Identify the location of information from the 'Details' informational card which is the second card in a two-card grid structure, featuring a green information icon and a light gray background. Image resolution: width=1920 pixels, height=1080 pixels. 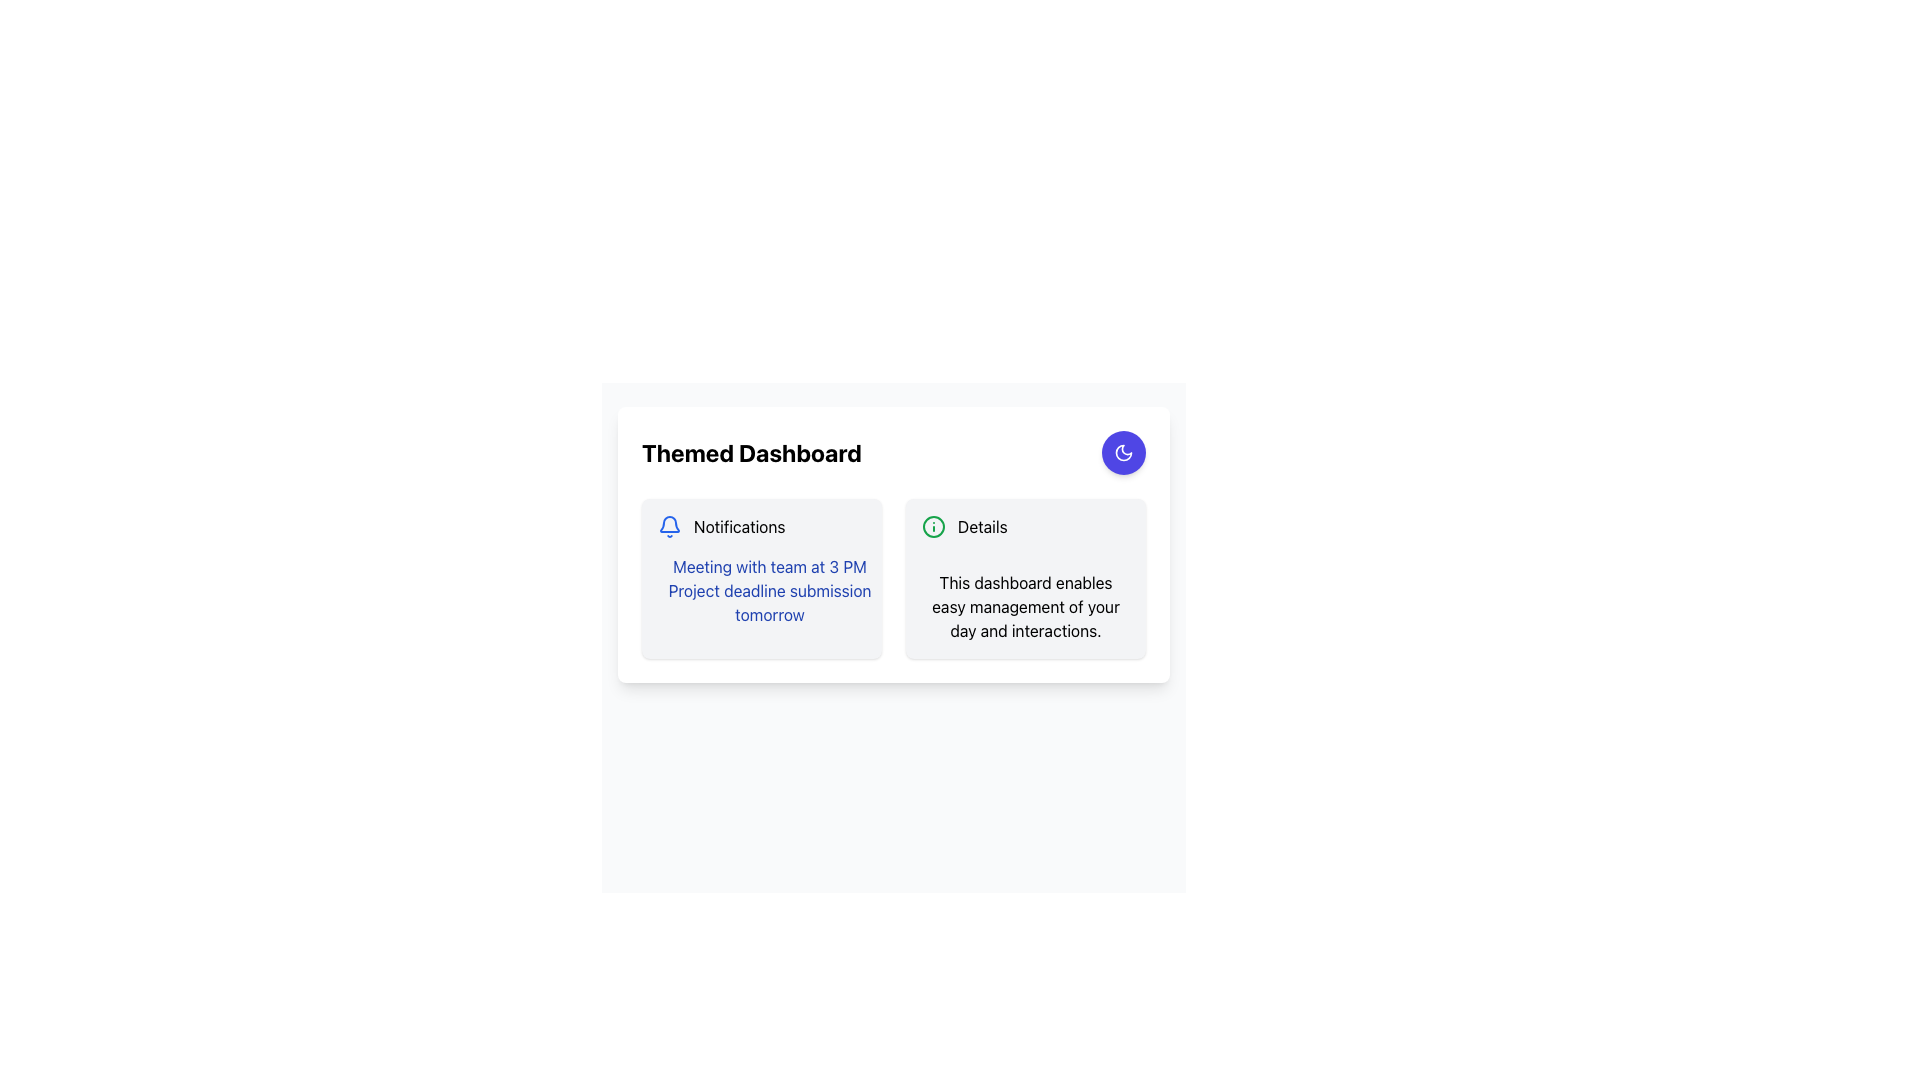
(1026, 578).